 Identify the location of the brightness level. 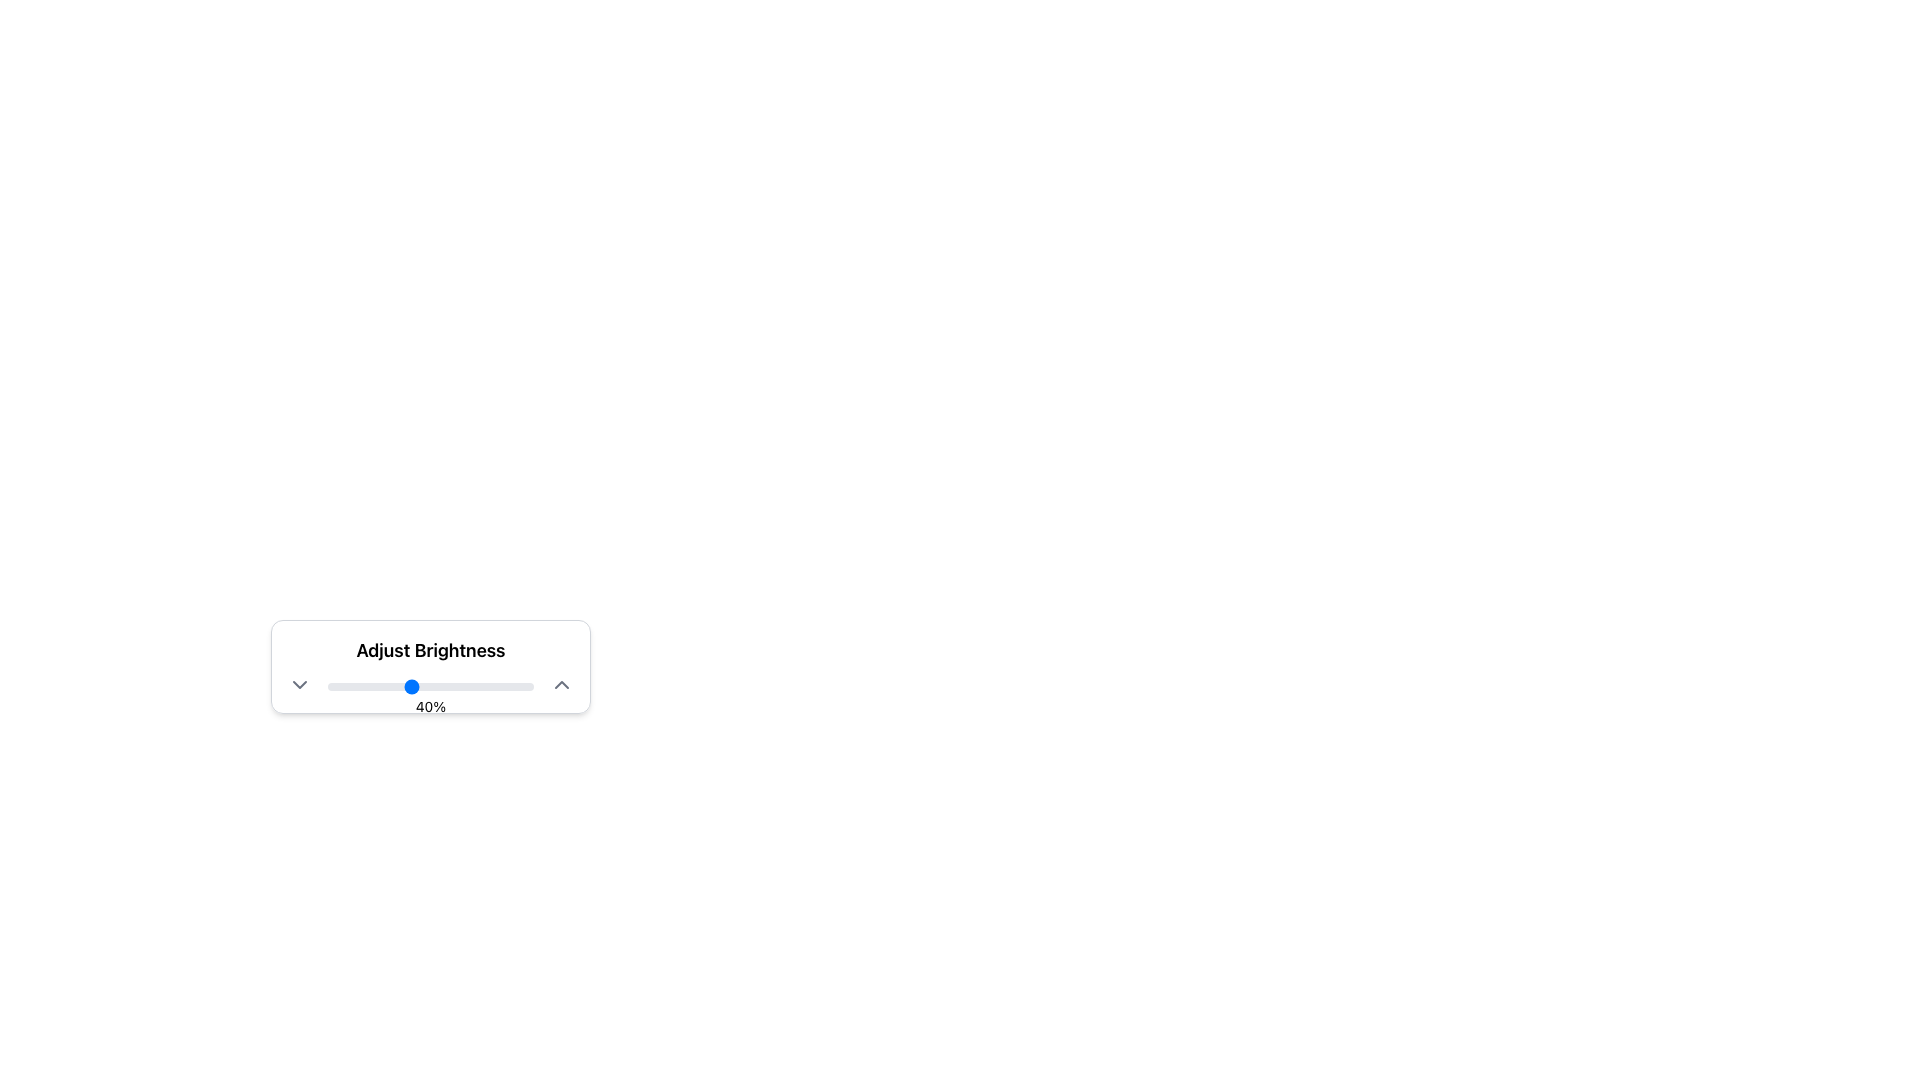
(393, 685).